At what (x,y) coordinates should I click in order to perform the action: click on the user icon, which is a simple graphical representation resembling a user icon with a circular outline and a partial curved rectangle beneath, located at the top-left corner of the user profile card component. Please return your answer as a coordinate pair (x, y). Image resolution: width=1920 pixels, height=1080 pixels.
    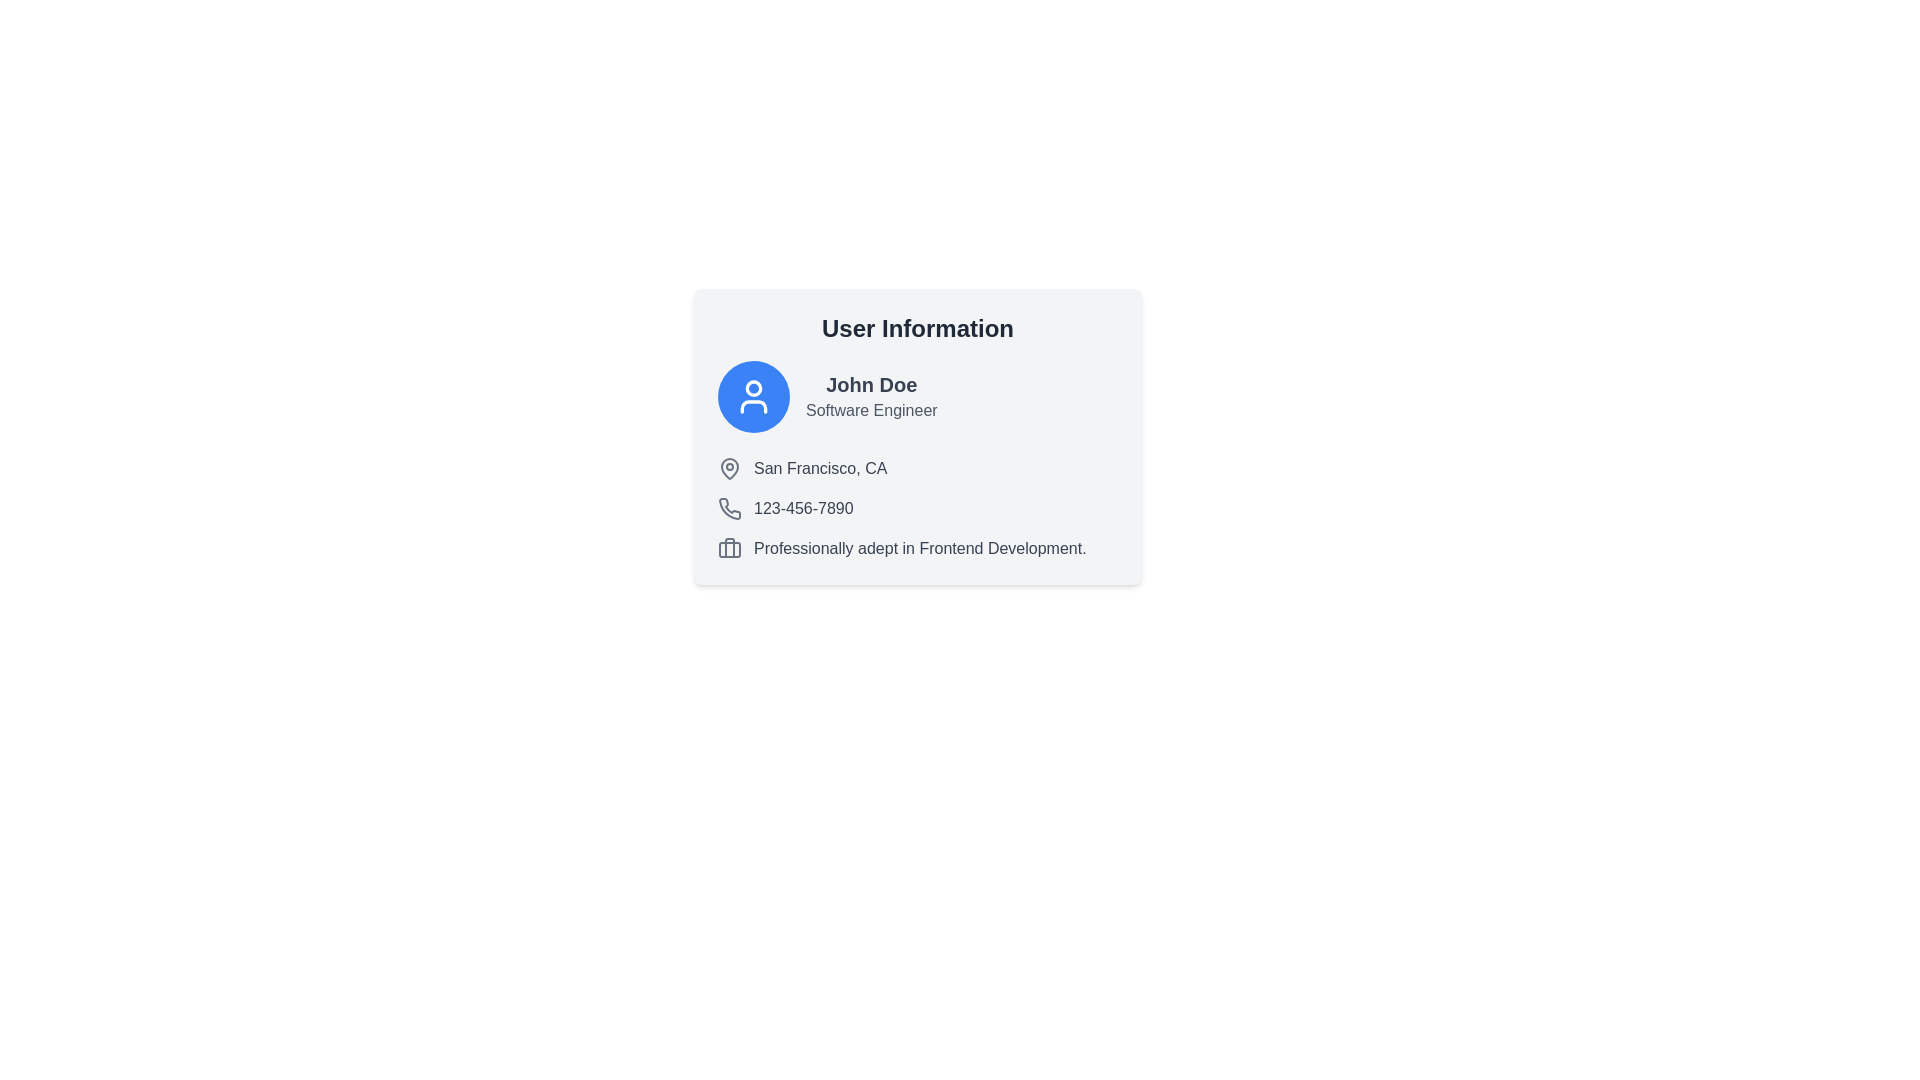
    Looking at the image, I should click on (752, 397).